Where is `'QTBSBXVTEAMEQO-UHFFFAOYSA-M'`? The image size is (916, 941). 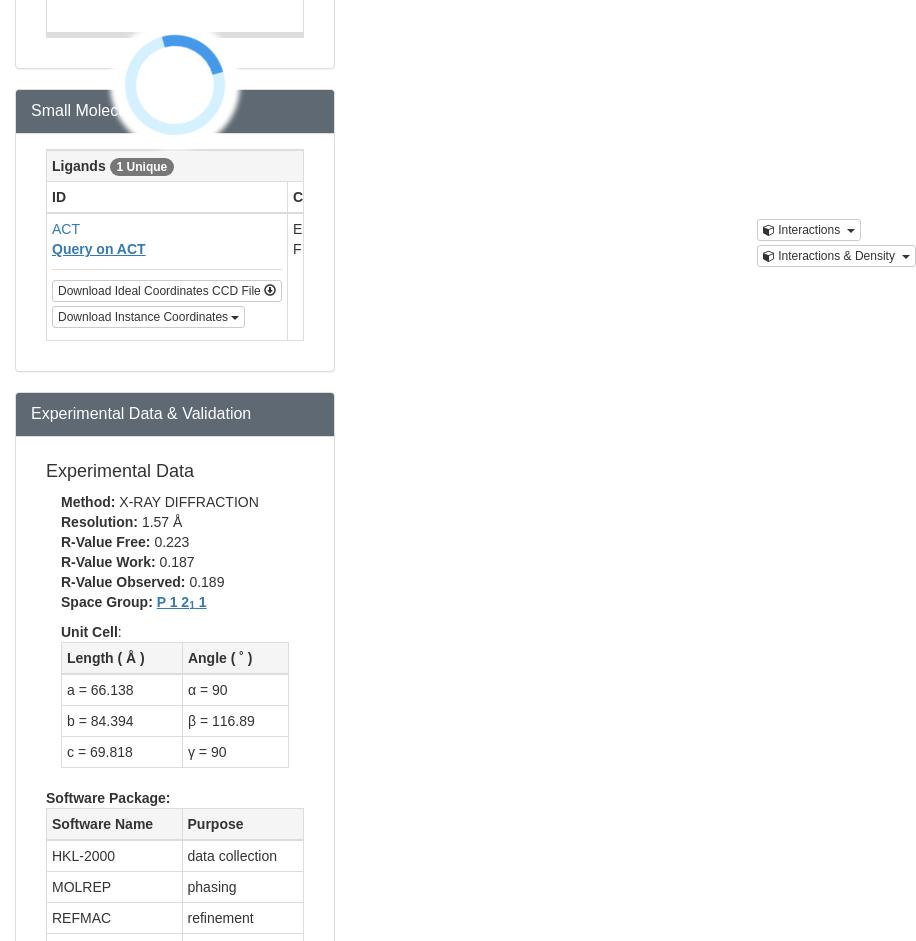 'QTBSBXVTEAMEQO-UHFFFAOYSA-M' is located at coordinates (367, 269).